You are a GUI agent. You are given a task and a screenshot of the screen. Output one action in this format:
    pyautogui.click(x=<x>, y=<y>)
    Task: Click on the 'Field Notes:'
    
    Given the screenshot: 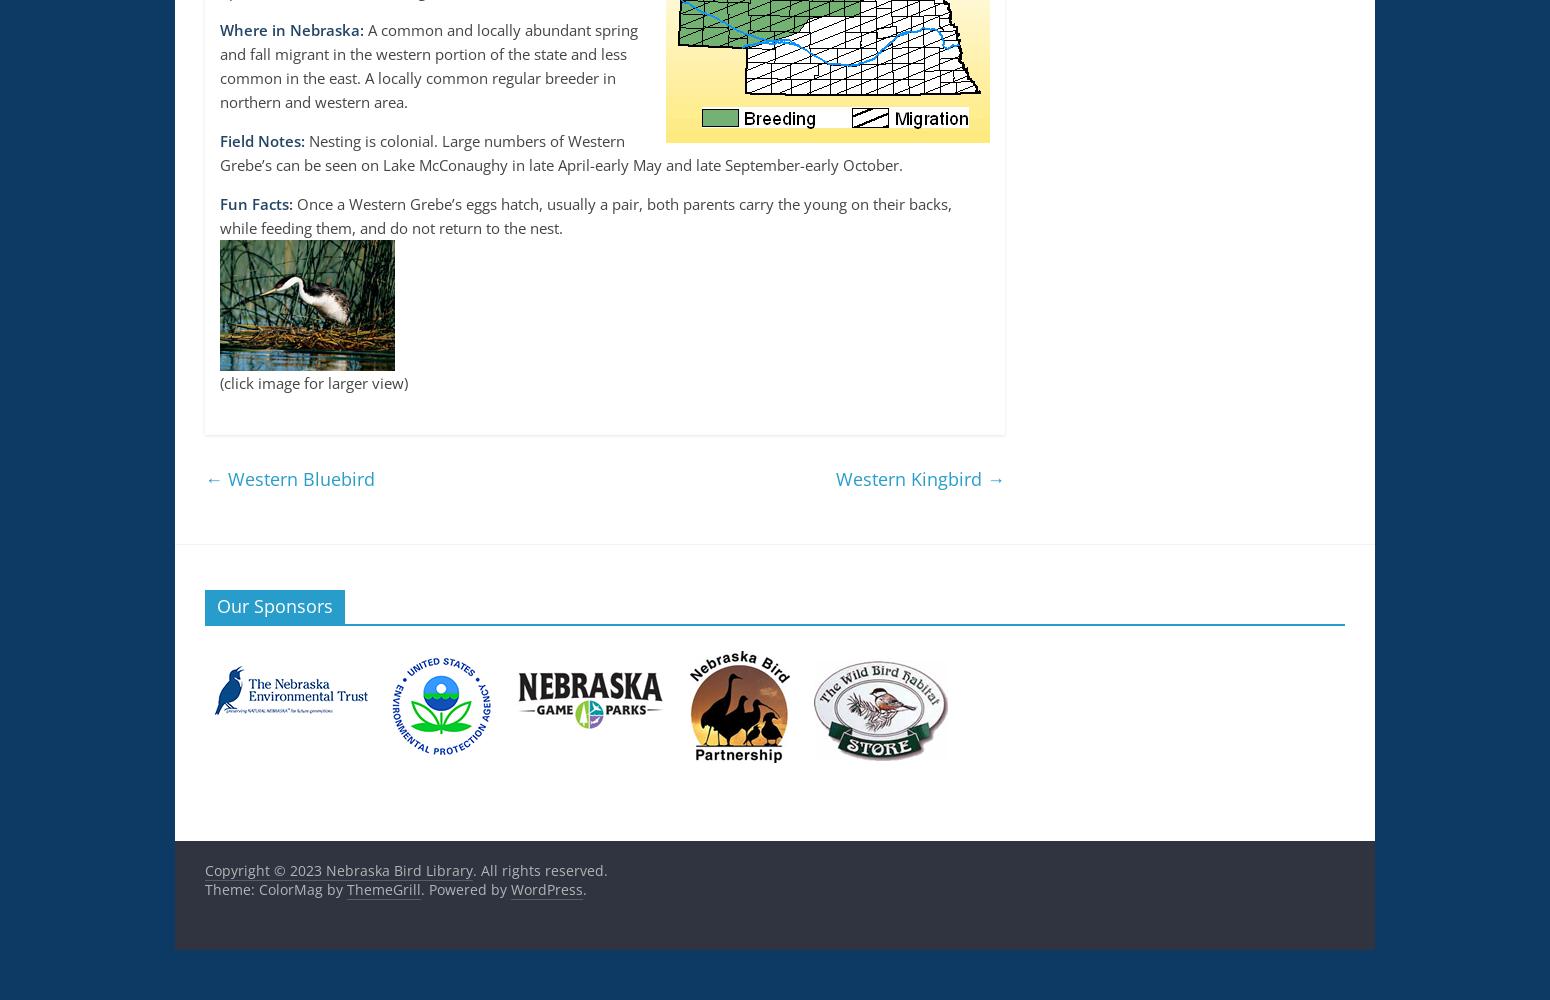 What is the action you would take?
    pyautogui.click(x=262, y=141)
    